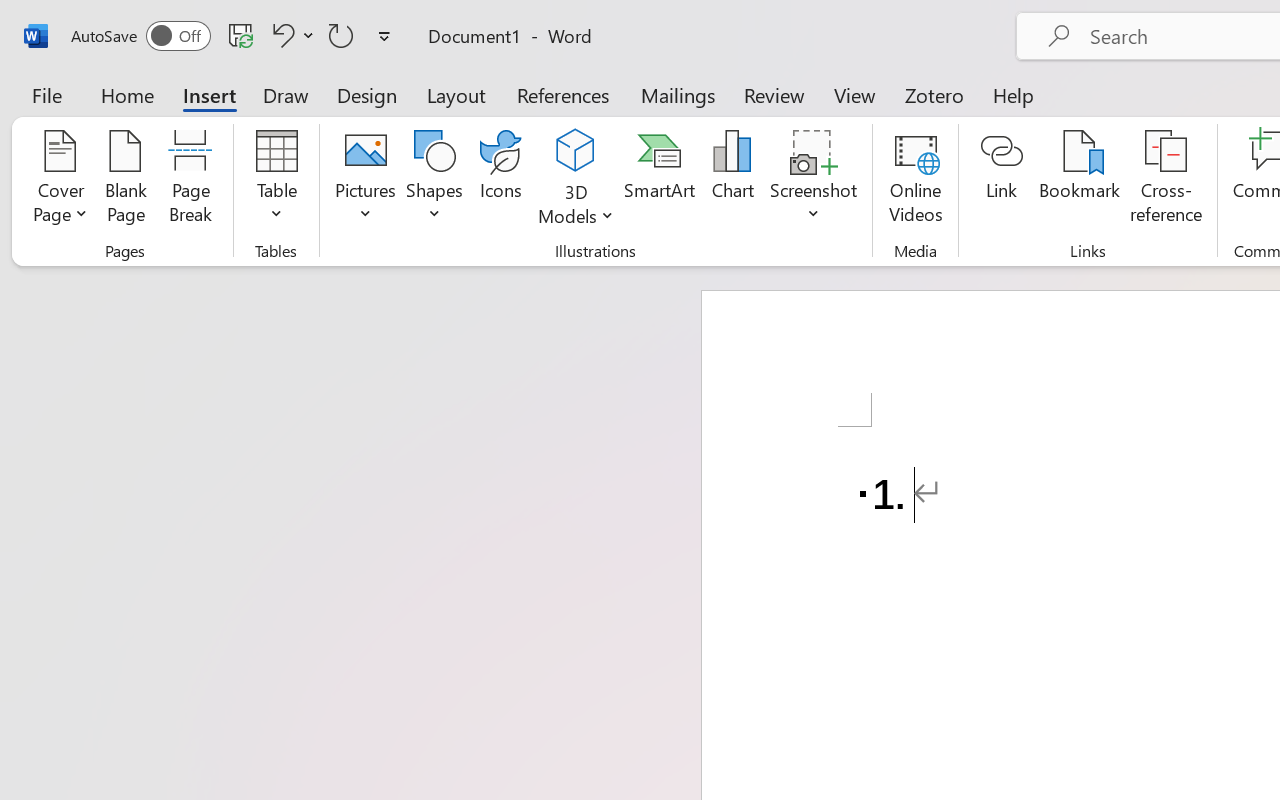 The width and height of the screenshot is (1280, 800). What do you see at coordinates (914, 179) in the screenshot?
I see `'Online Videos...'` at bounding box center [914, 179].